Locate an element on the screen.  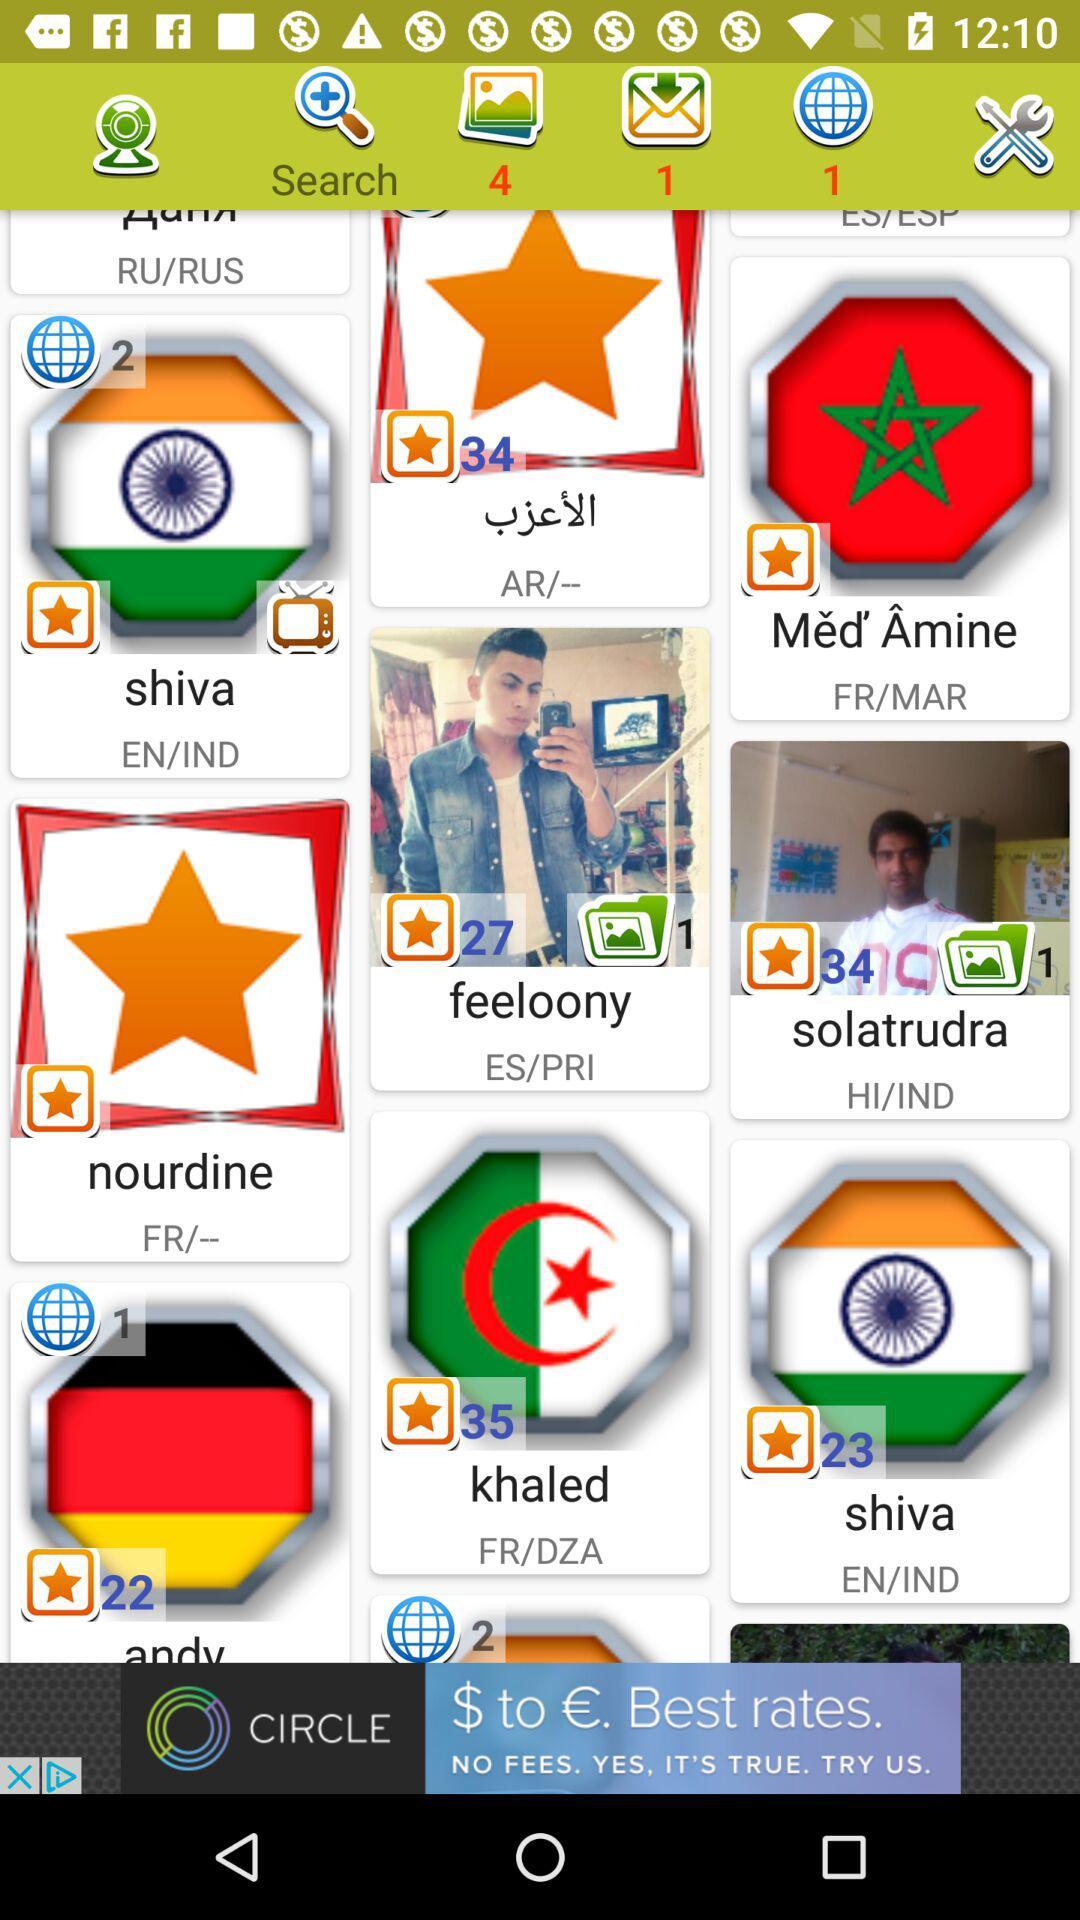
symbol is located at coordinates (540, 346).